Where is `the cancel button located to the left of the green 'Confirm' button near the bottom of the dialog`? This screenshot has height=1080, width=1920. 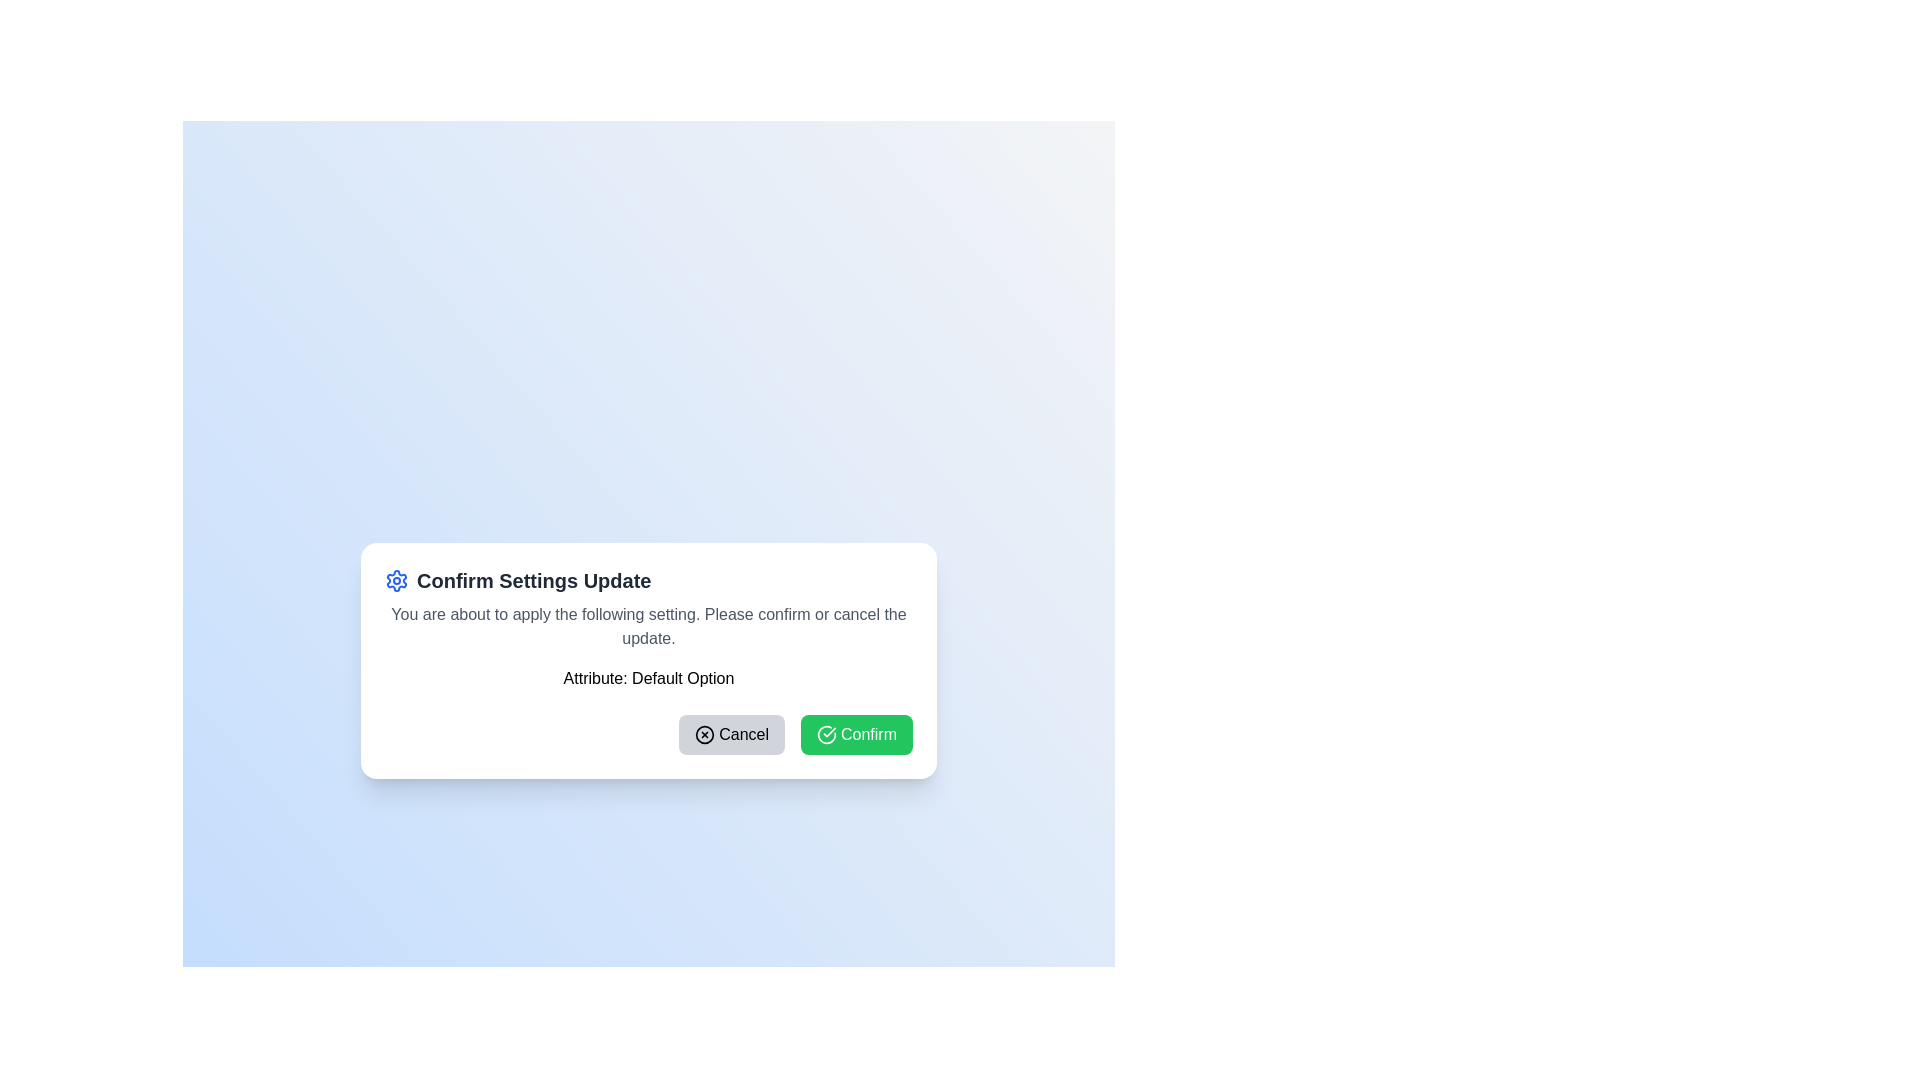 the cancel button located to the left of the green 'Confirm' button near the bottom of the dialog is located at coordinates (731, 735).